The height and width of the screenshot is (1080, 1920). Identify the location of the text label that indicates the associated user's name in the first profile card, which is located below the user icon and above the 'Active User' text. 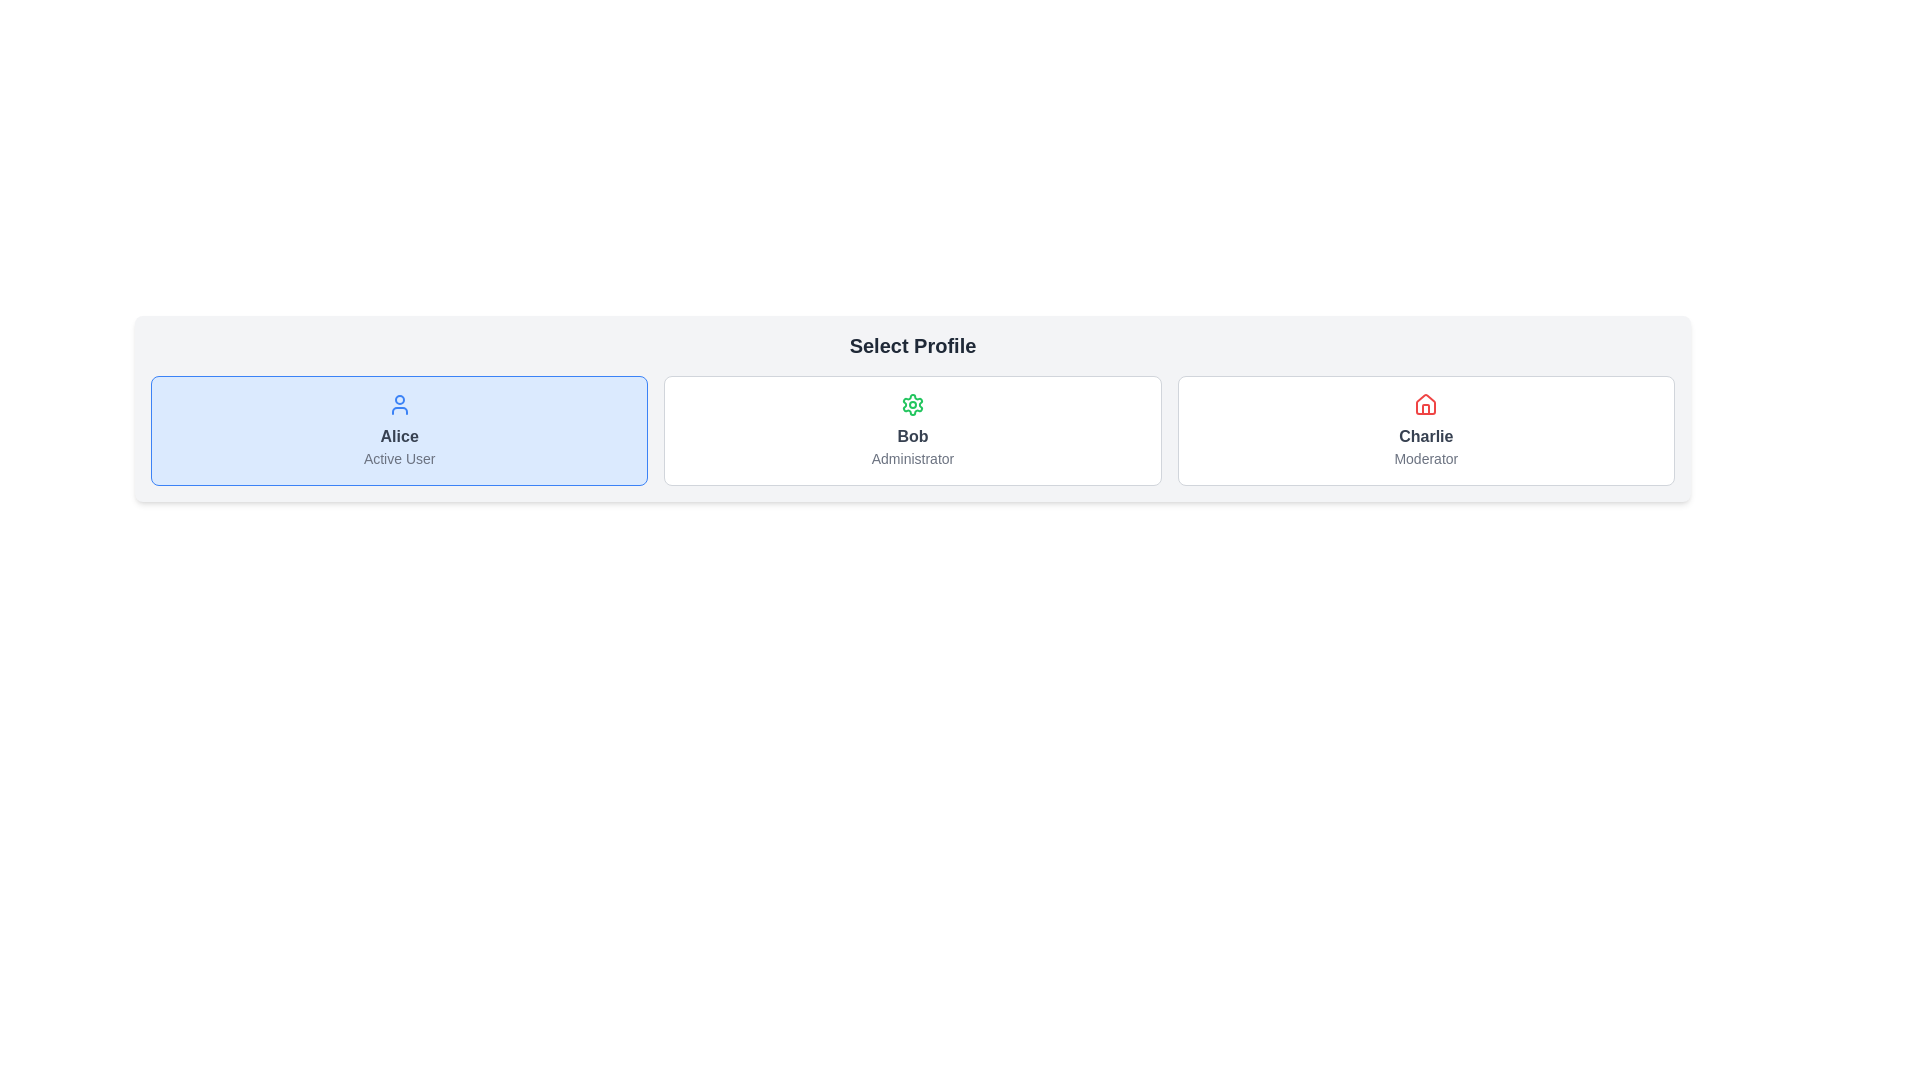
(399, 435).